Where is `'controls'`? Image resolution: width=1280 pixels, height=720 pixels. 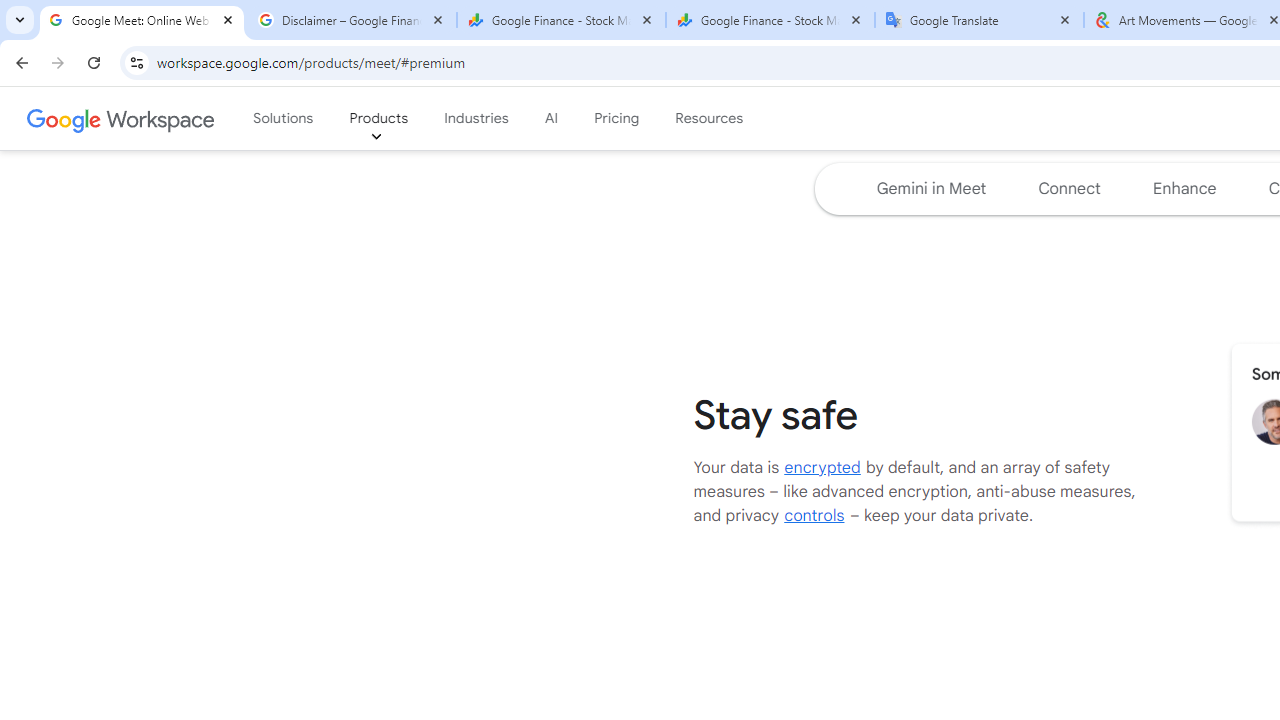 'controls' is located at coordinates (814, 514).